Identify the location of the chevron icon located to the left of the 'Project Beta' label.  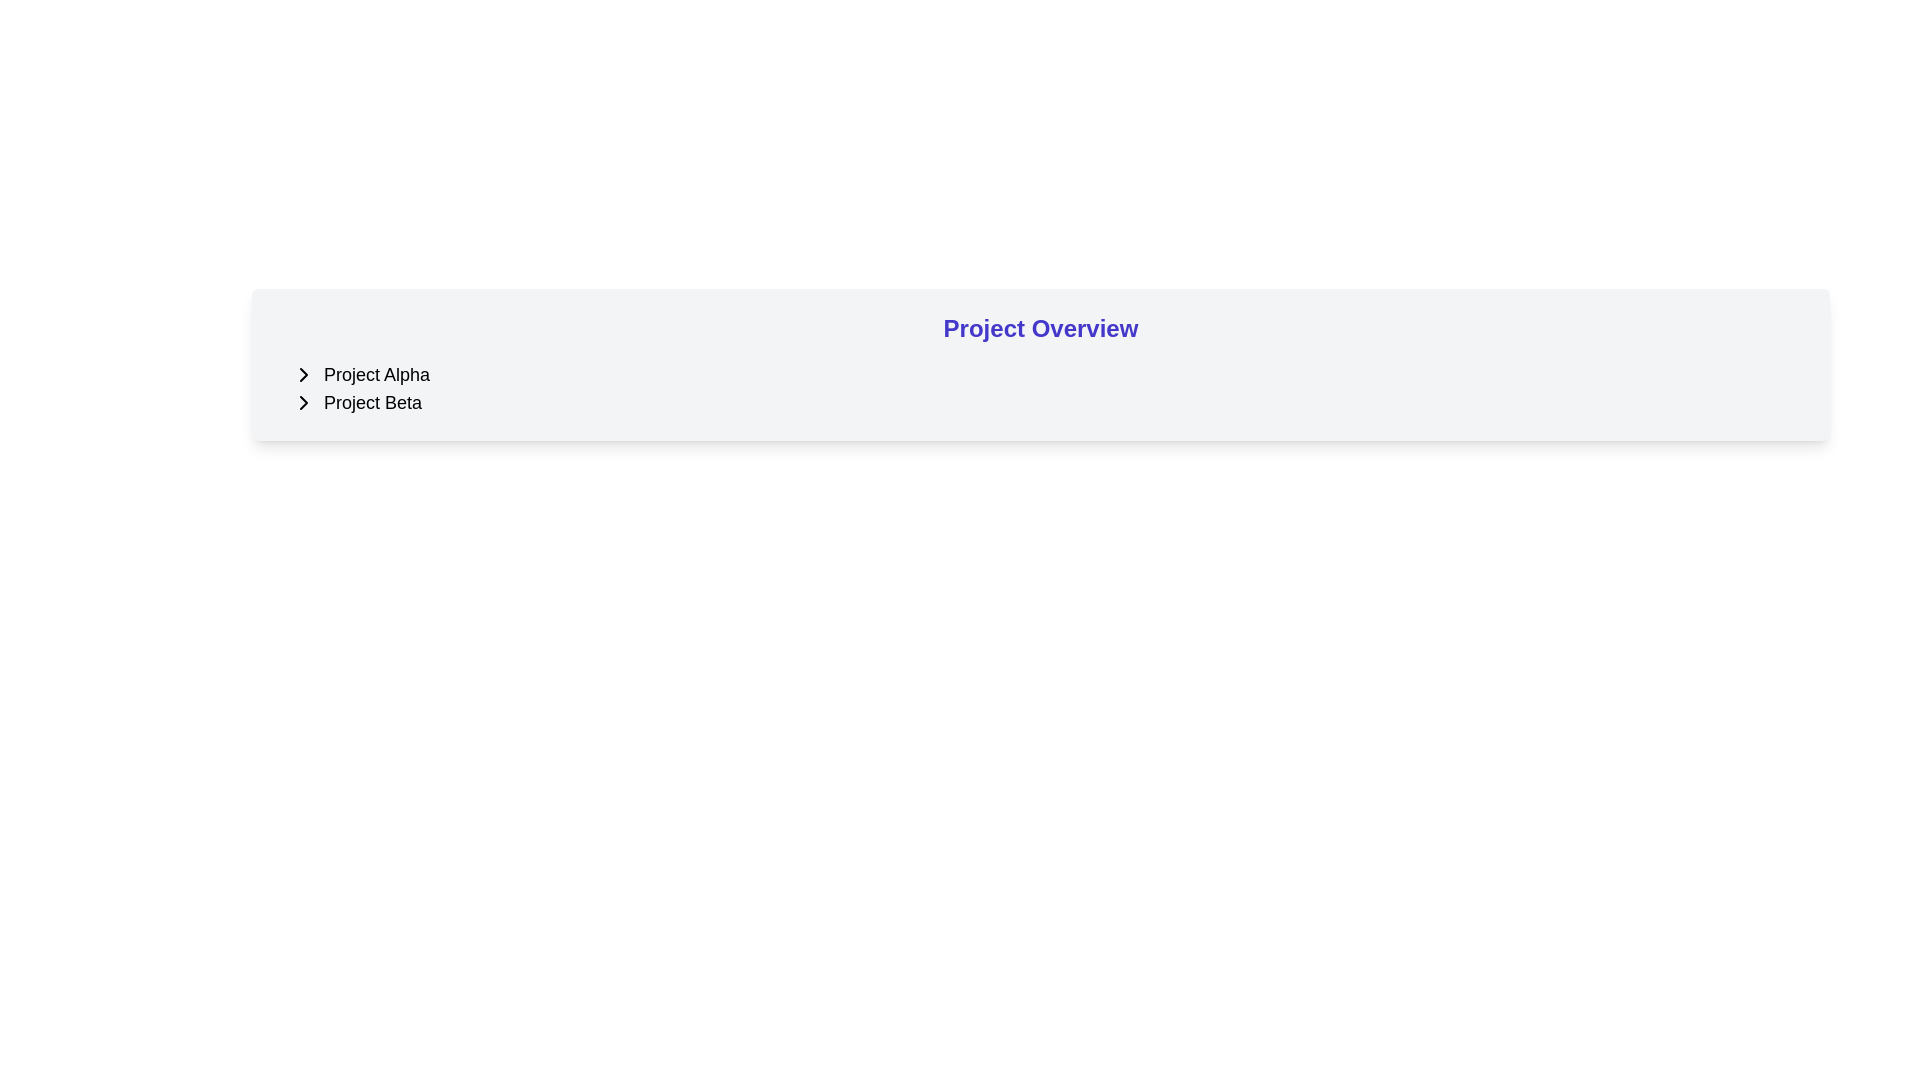
(302, 402).